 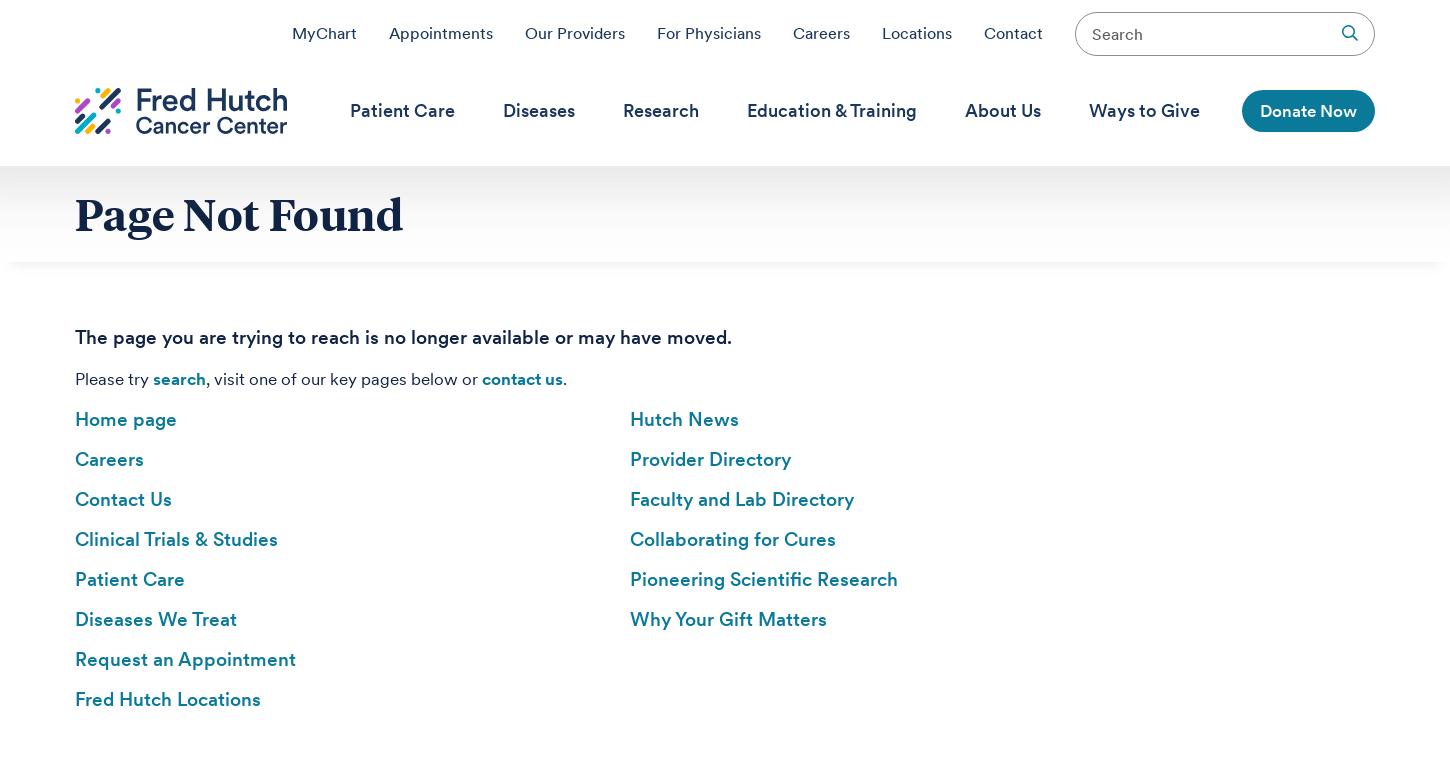 What do you see at coordinates (629, 499) in the screenshot?
I see `'Faculty and Lab Directory'` at bounding box center [629, 499].